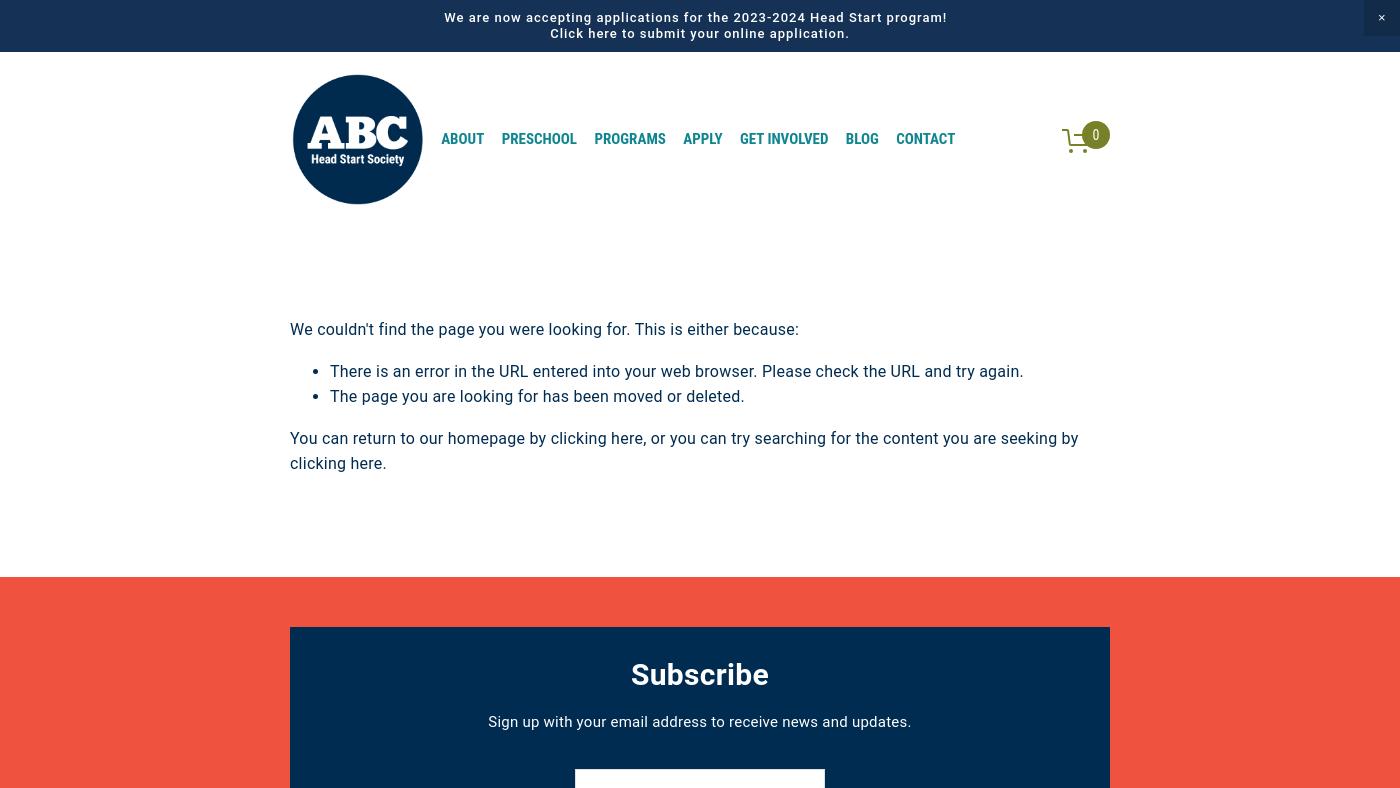 The width and height of the screenshot is (1400, 788). Describe the element at coordinates (550, 31) in the screenshot. I see `'Click here to submit your online application.'` at that location.